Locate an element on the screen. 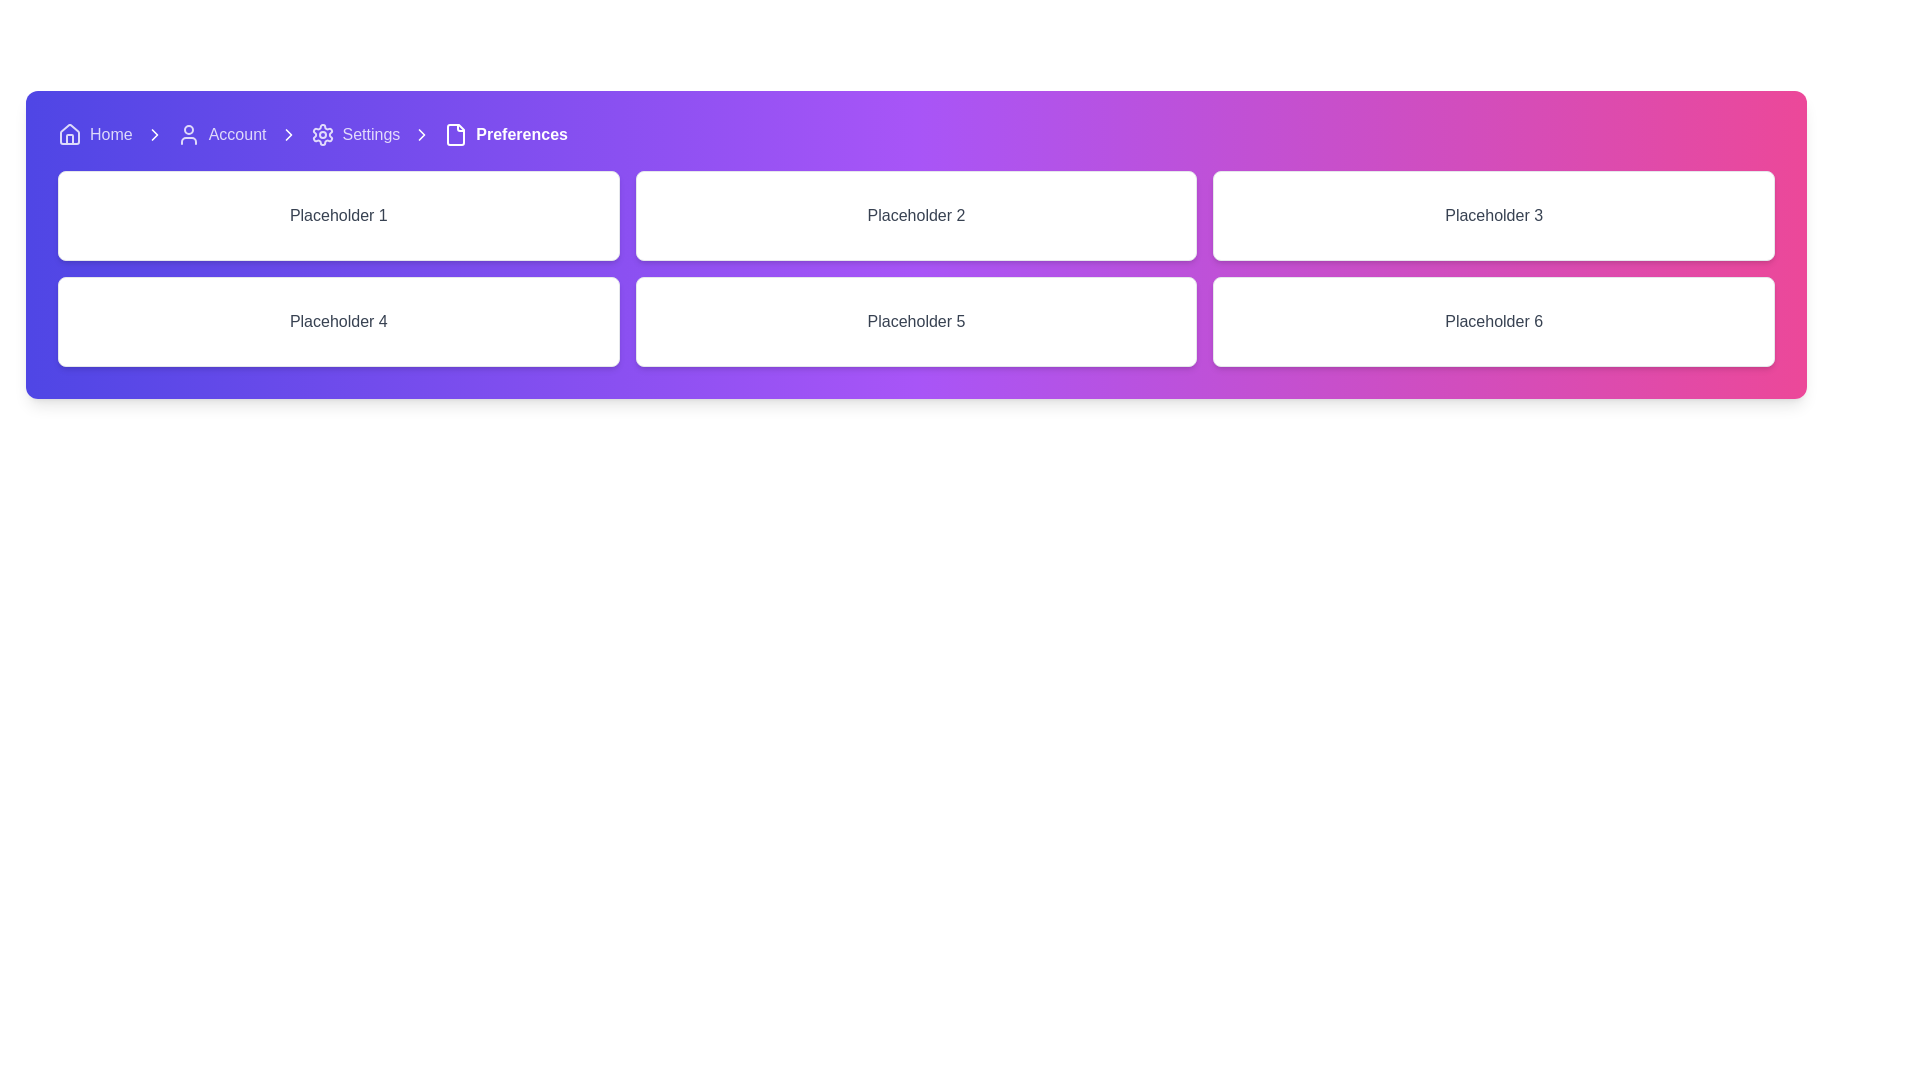  fourth chevron icon in the breadcrumb navigation bar, which indicates hierarchical progression, for its attributes is located at coordinates (421, 135).